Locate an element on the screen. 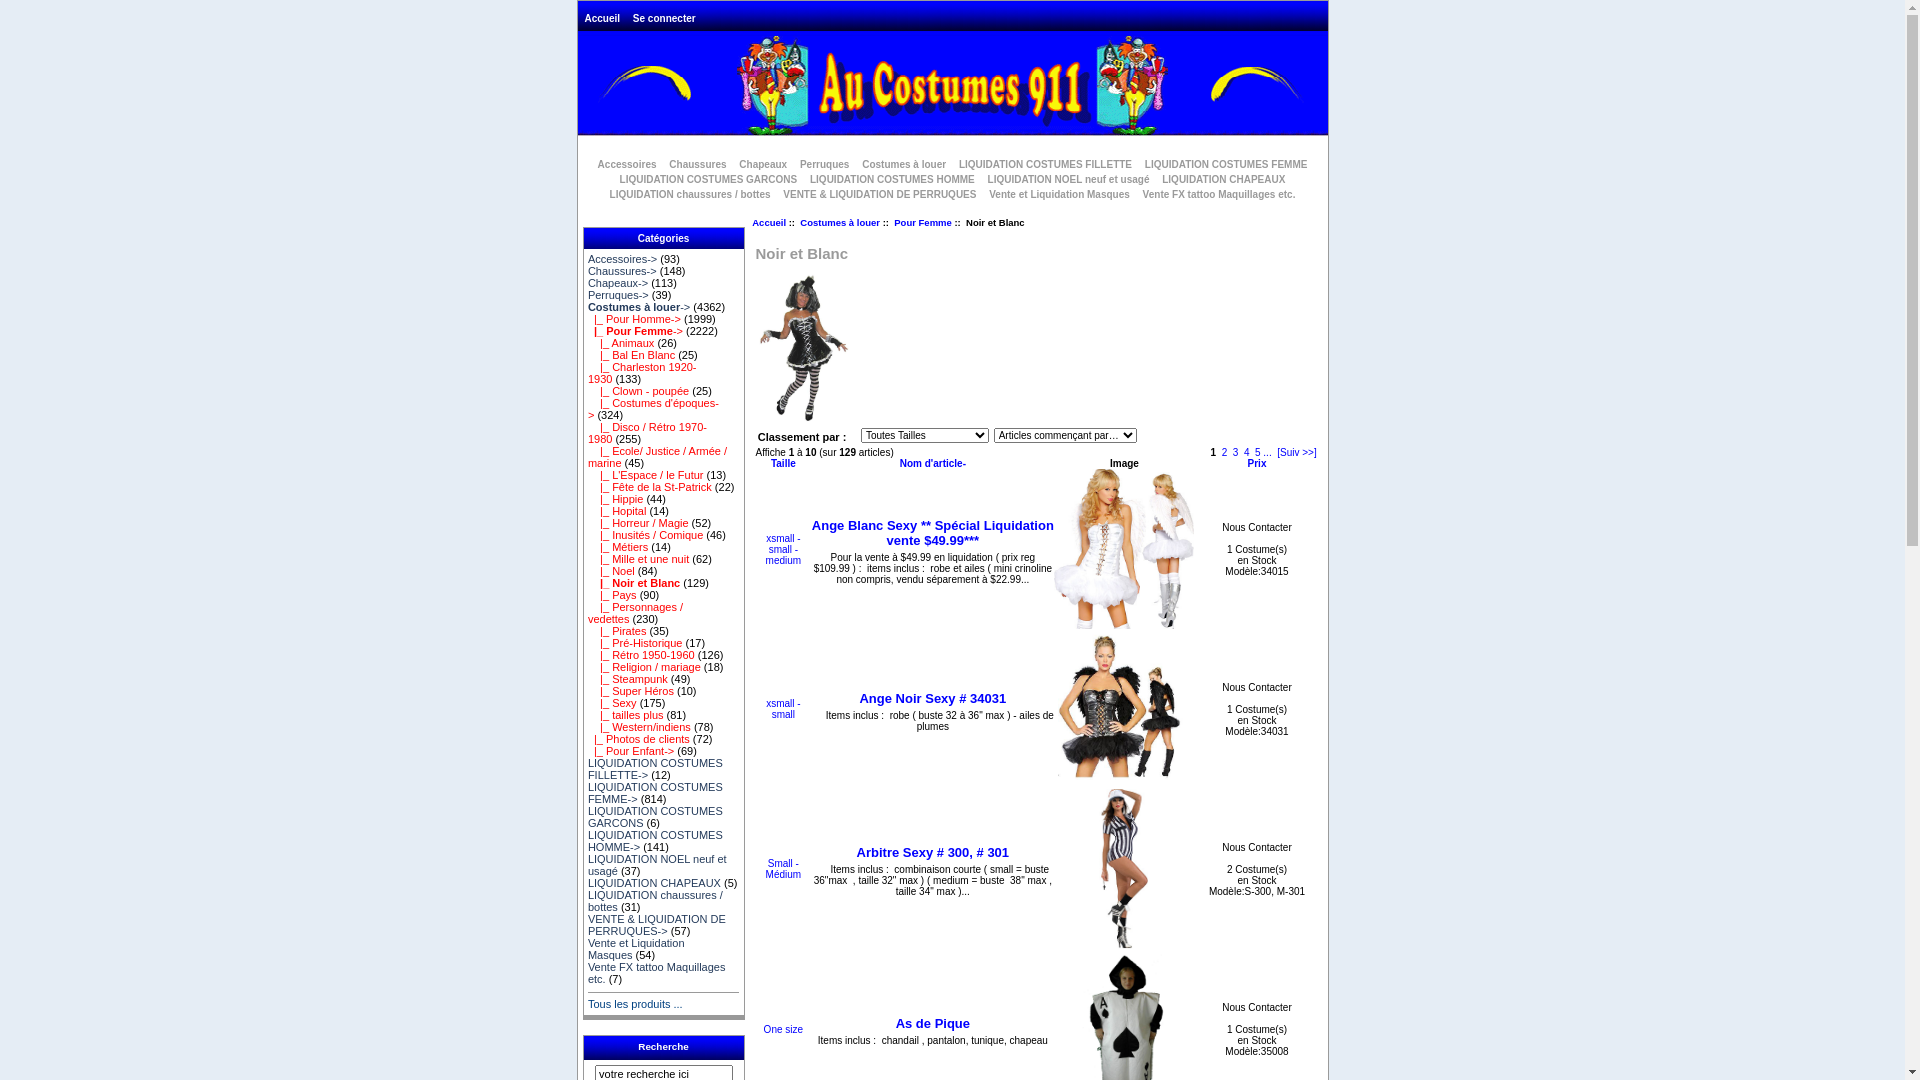  'Ange Noir Sexy # 34031' is located at coordinates (931, 697).